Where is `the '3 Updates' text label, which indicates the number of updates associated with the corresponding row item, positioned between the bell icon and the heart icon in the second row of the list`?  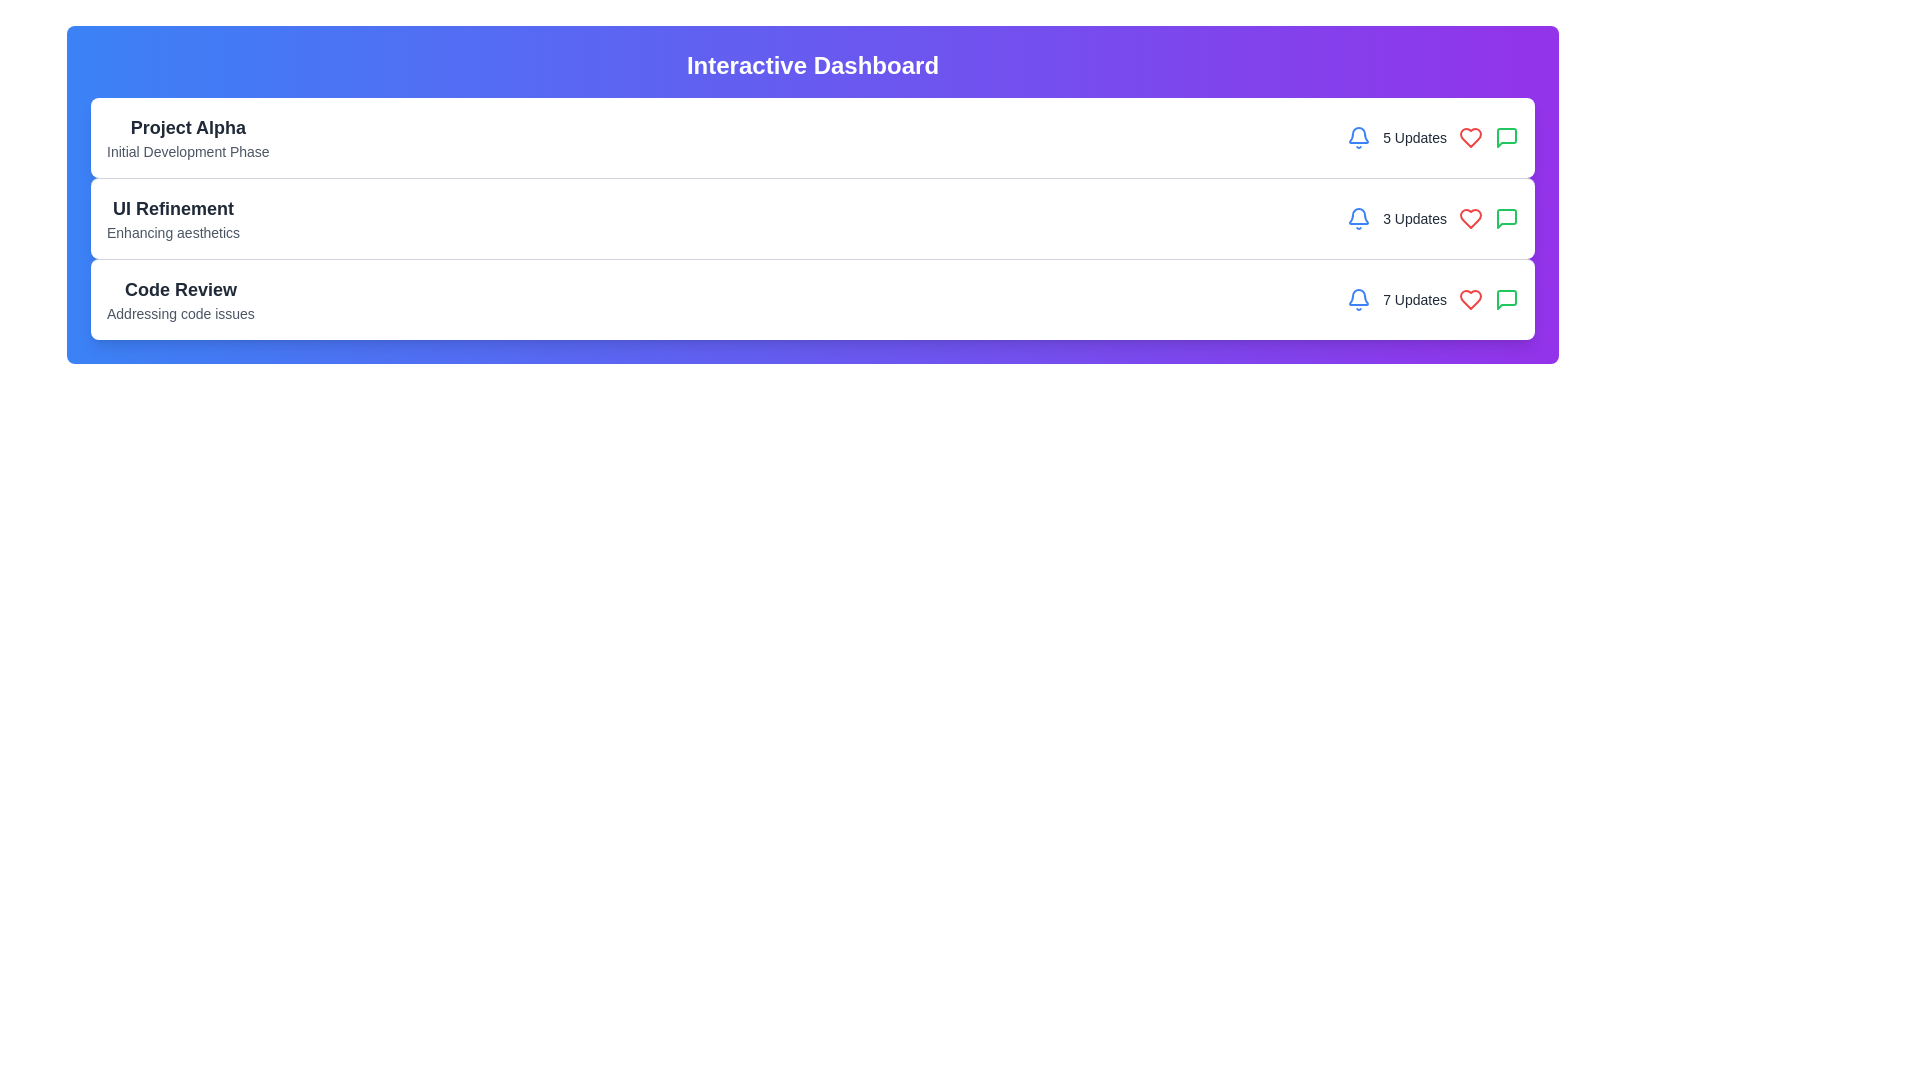 the '3 Updates' text label, which indicates the number of updates associated with the corresponding row item, positioned between the bell icon and the heart icon in the second row of the list is located at coordinates (1414, 219).